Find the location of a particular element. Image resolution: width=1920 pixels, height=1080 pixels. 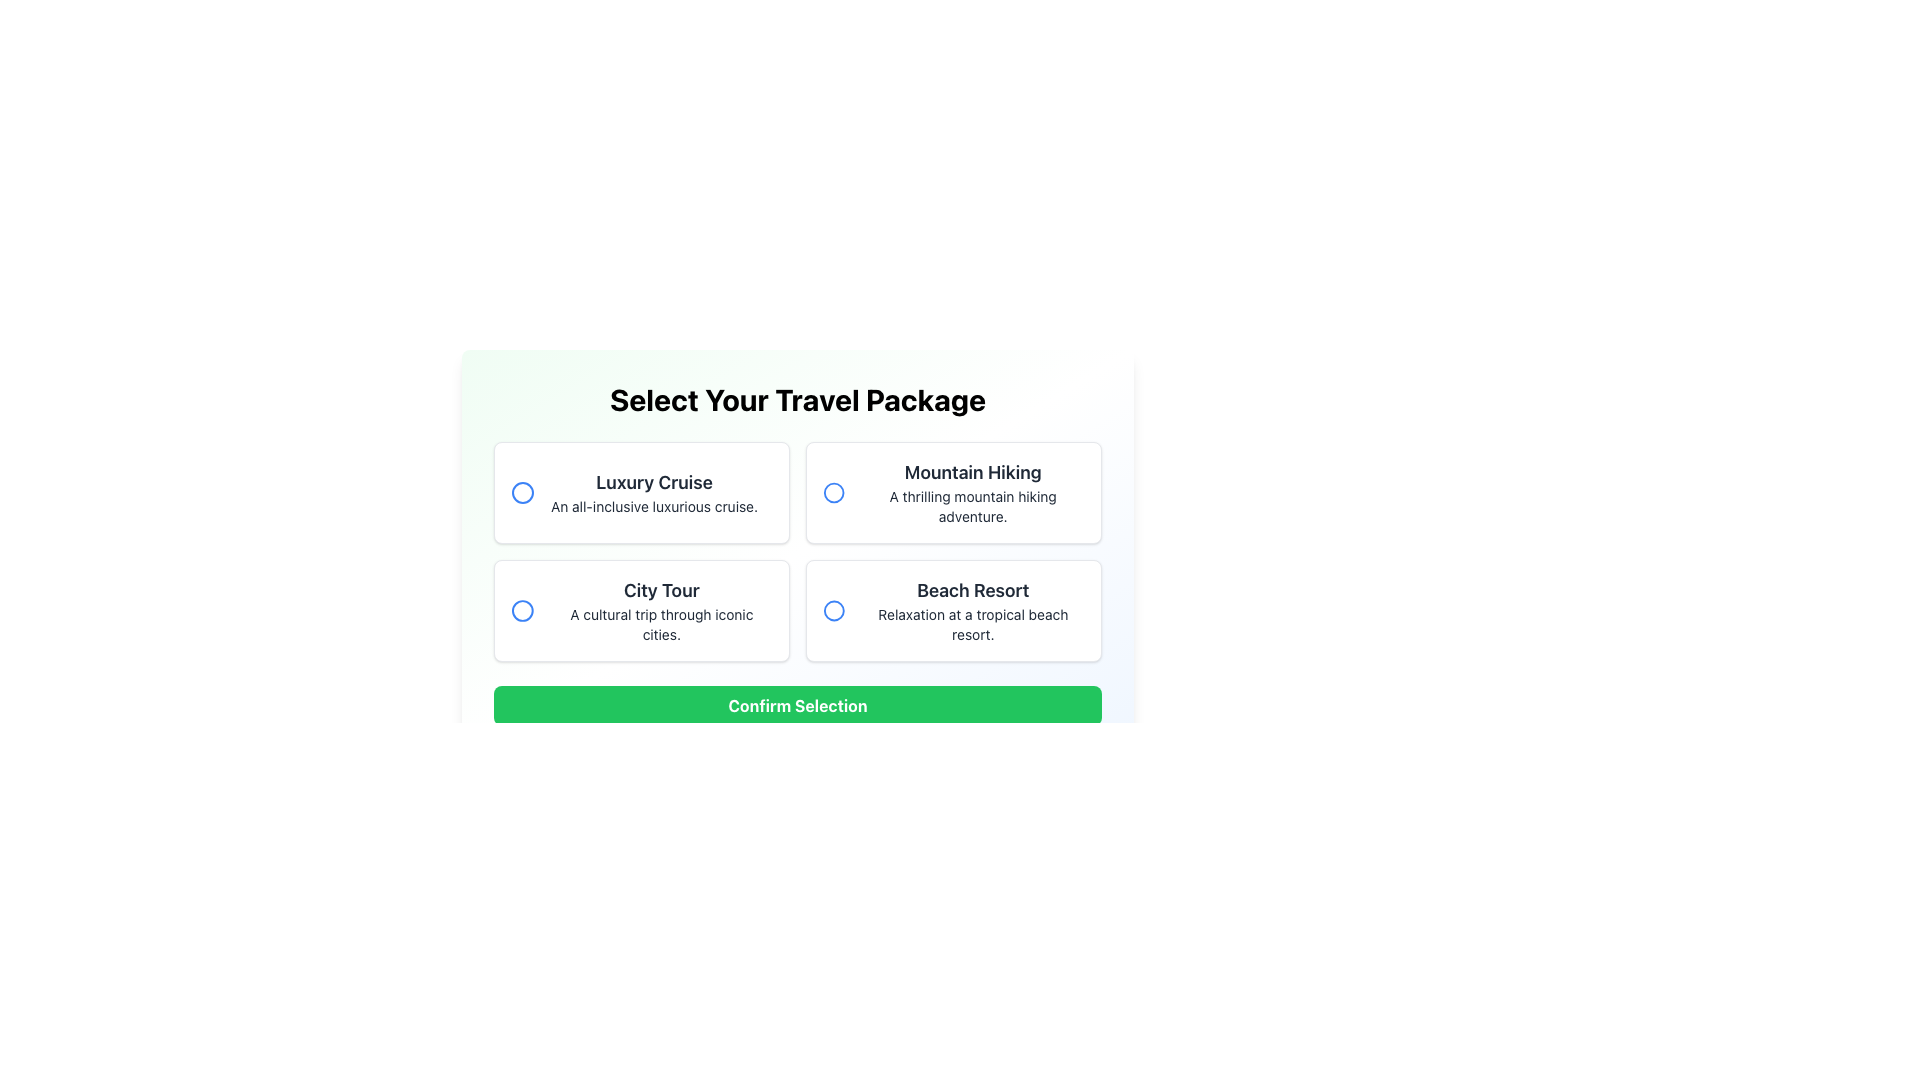

the radio button indicator for the 'Mountain Hiking' travel package is located at coordinates (834, 493).